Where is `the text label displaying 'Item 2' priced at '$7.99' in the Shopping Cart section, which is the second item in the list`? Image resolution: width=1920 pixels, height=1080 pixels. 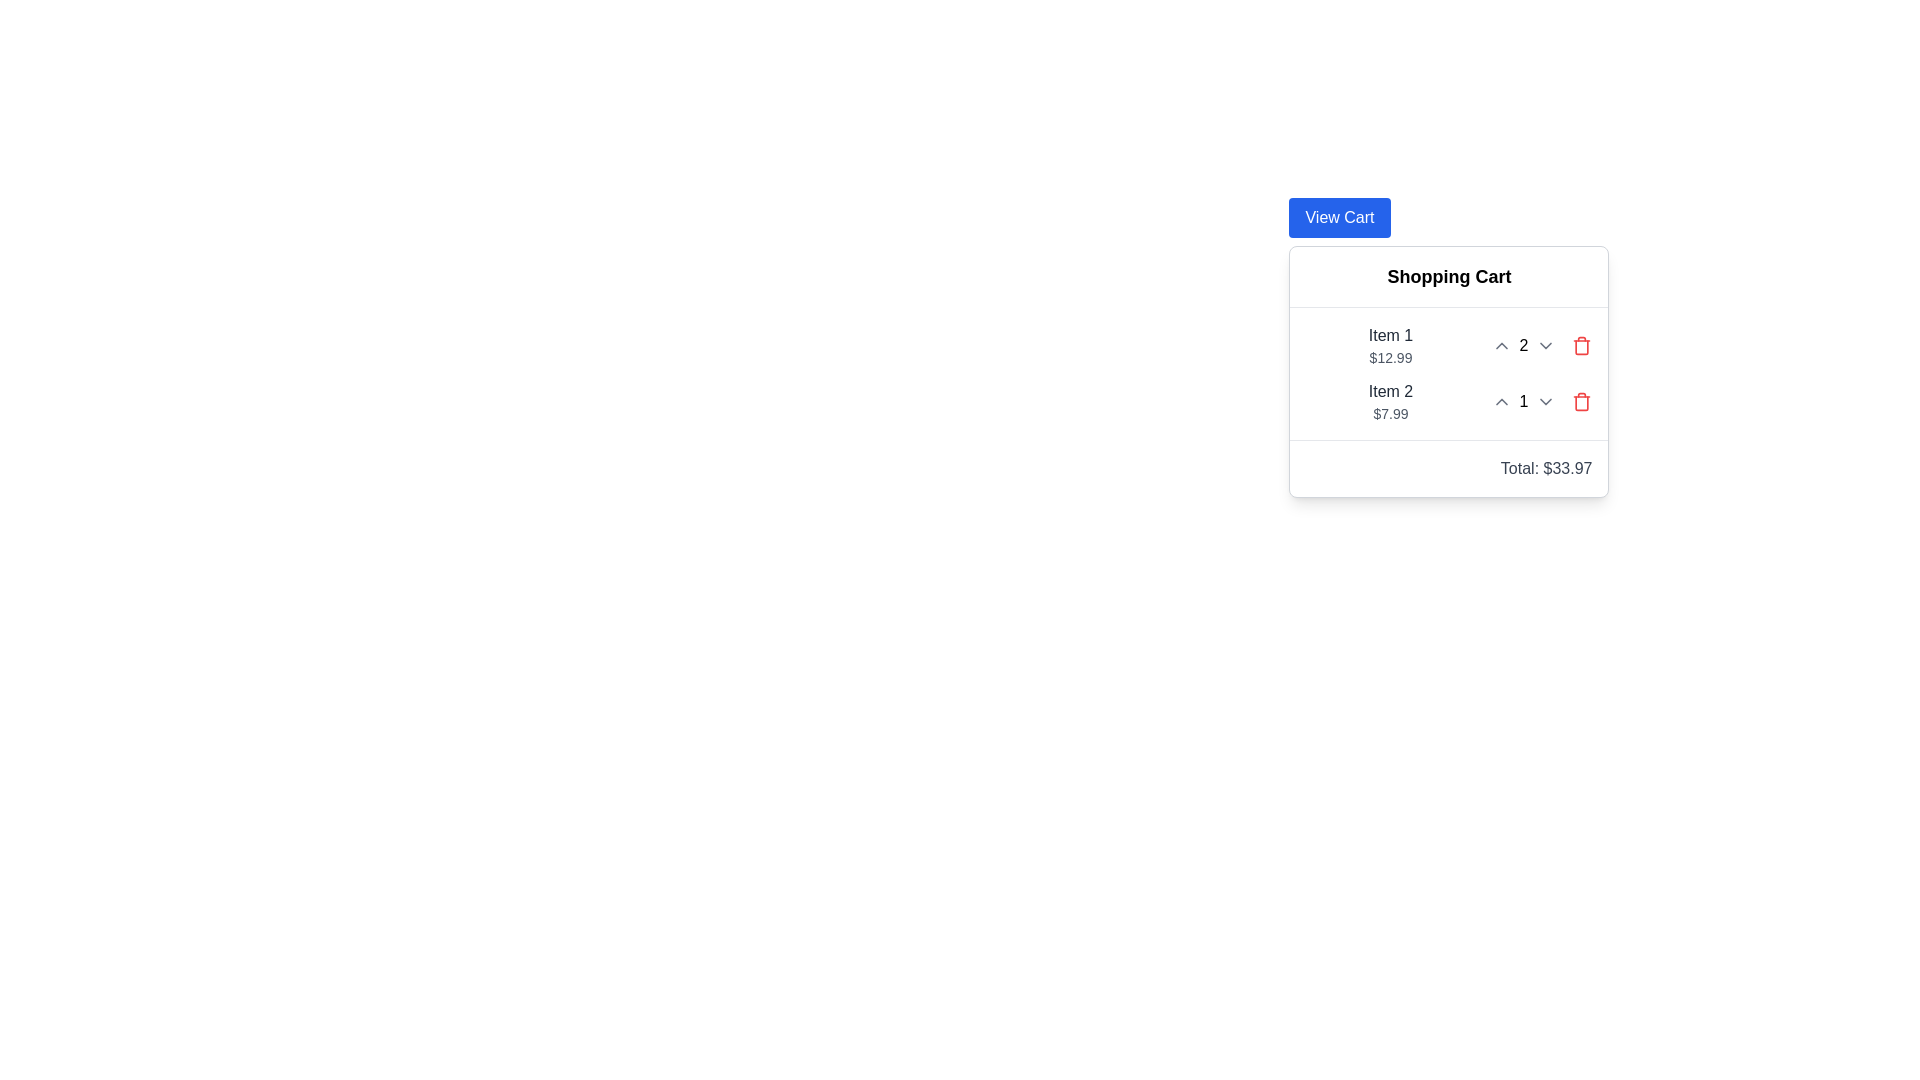
the text label displaying 'Item 2' priced at '$7.99' in the Shopping Cart section, which is the second item in the list is located at coordinates (1390, 401).